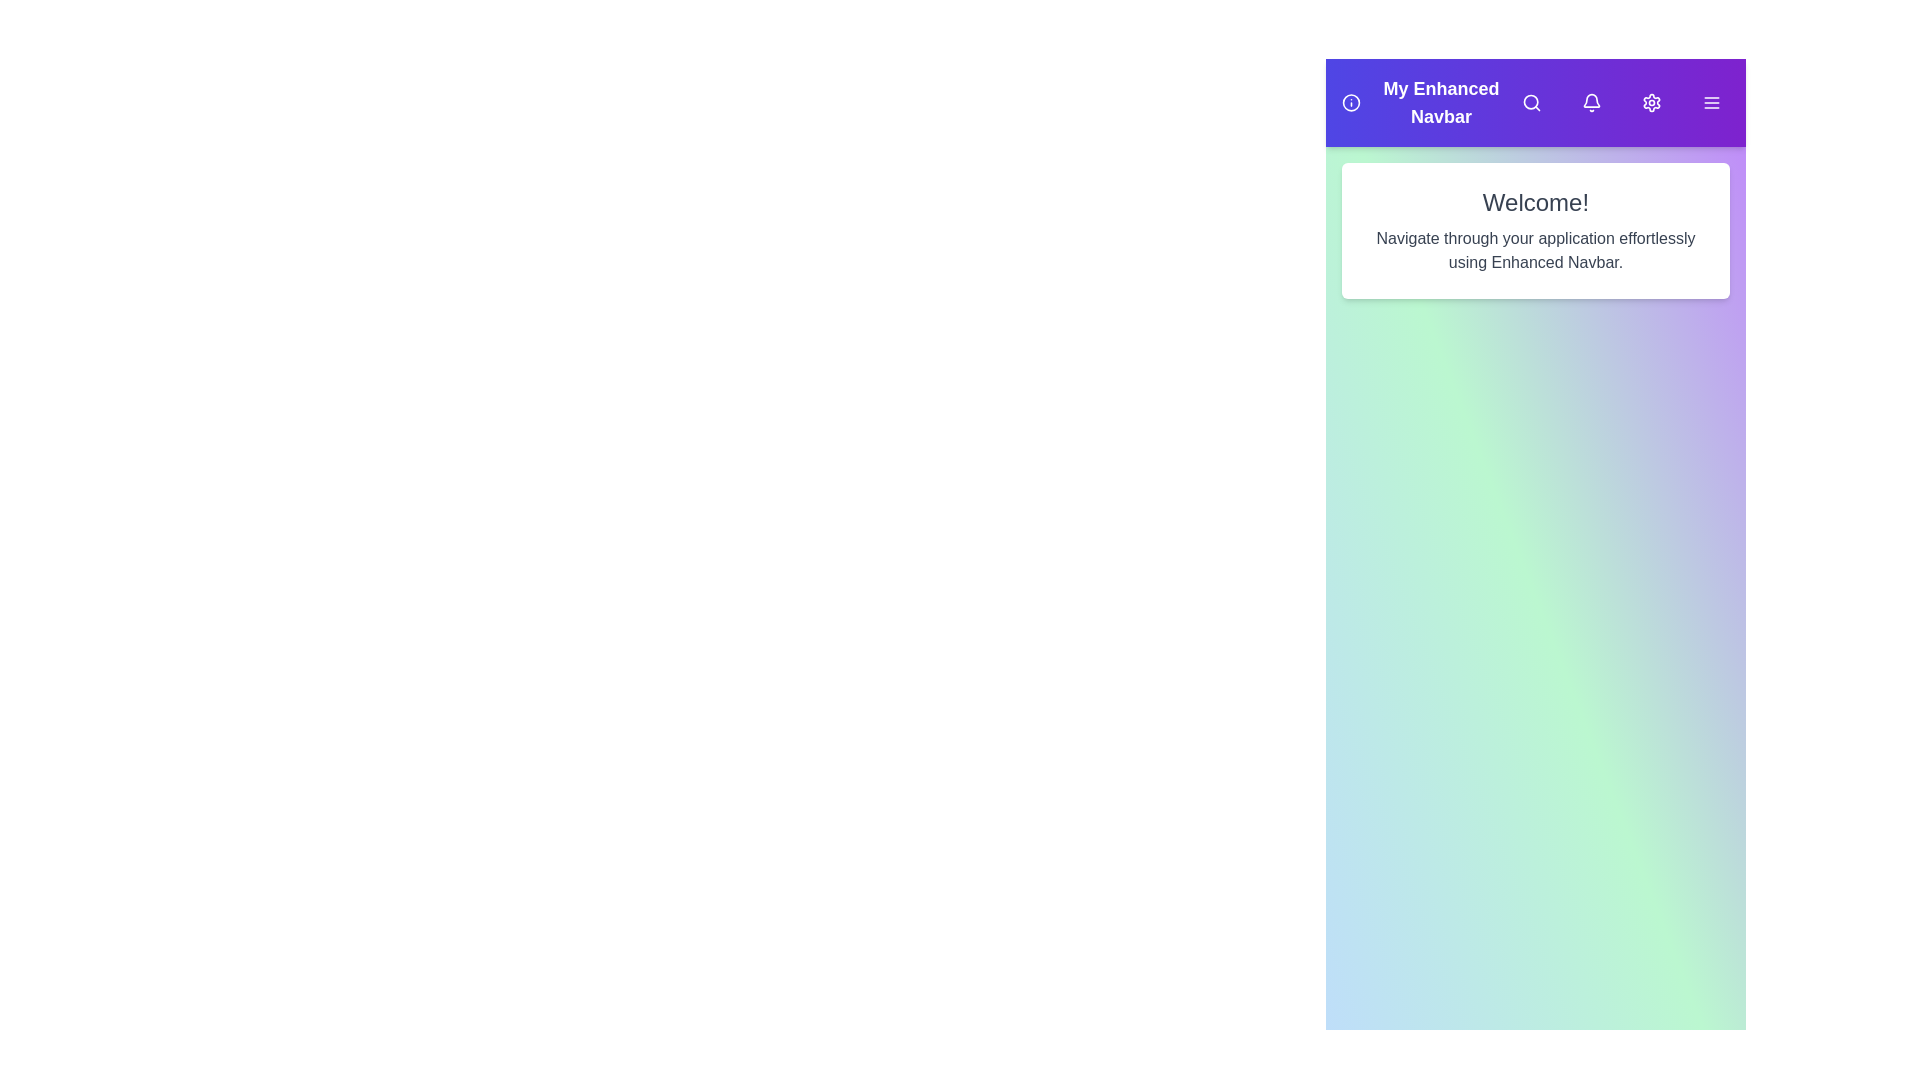  What do you see at coordinates (1530, 103) in the screenshot?
I see `the navigation button Search` at bounding box center [1530, 103].